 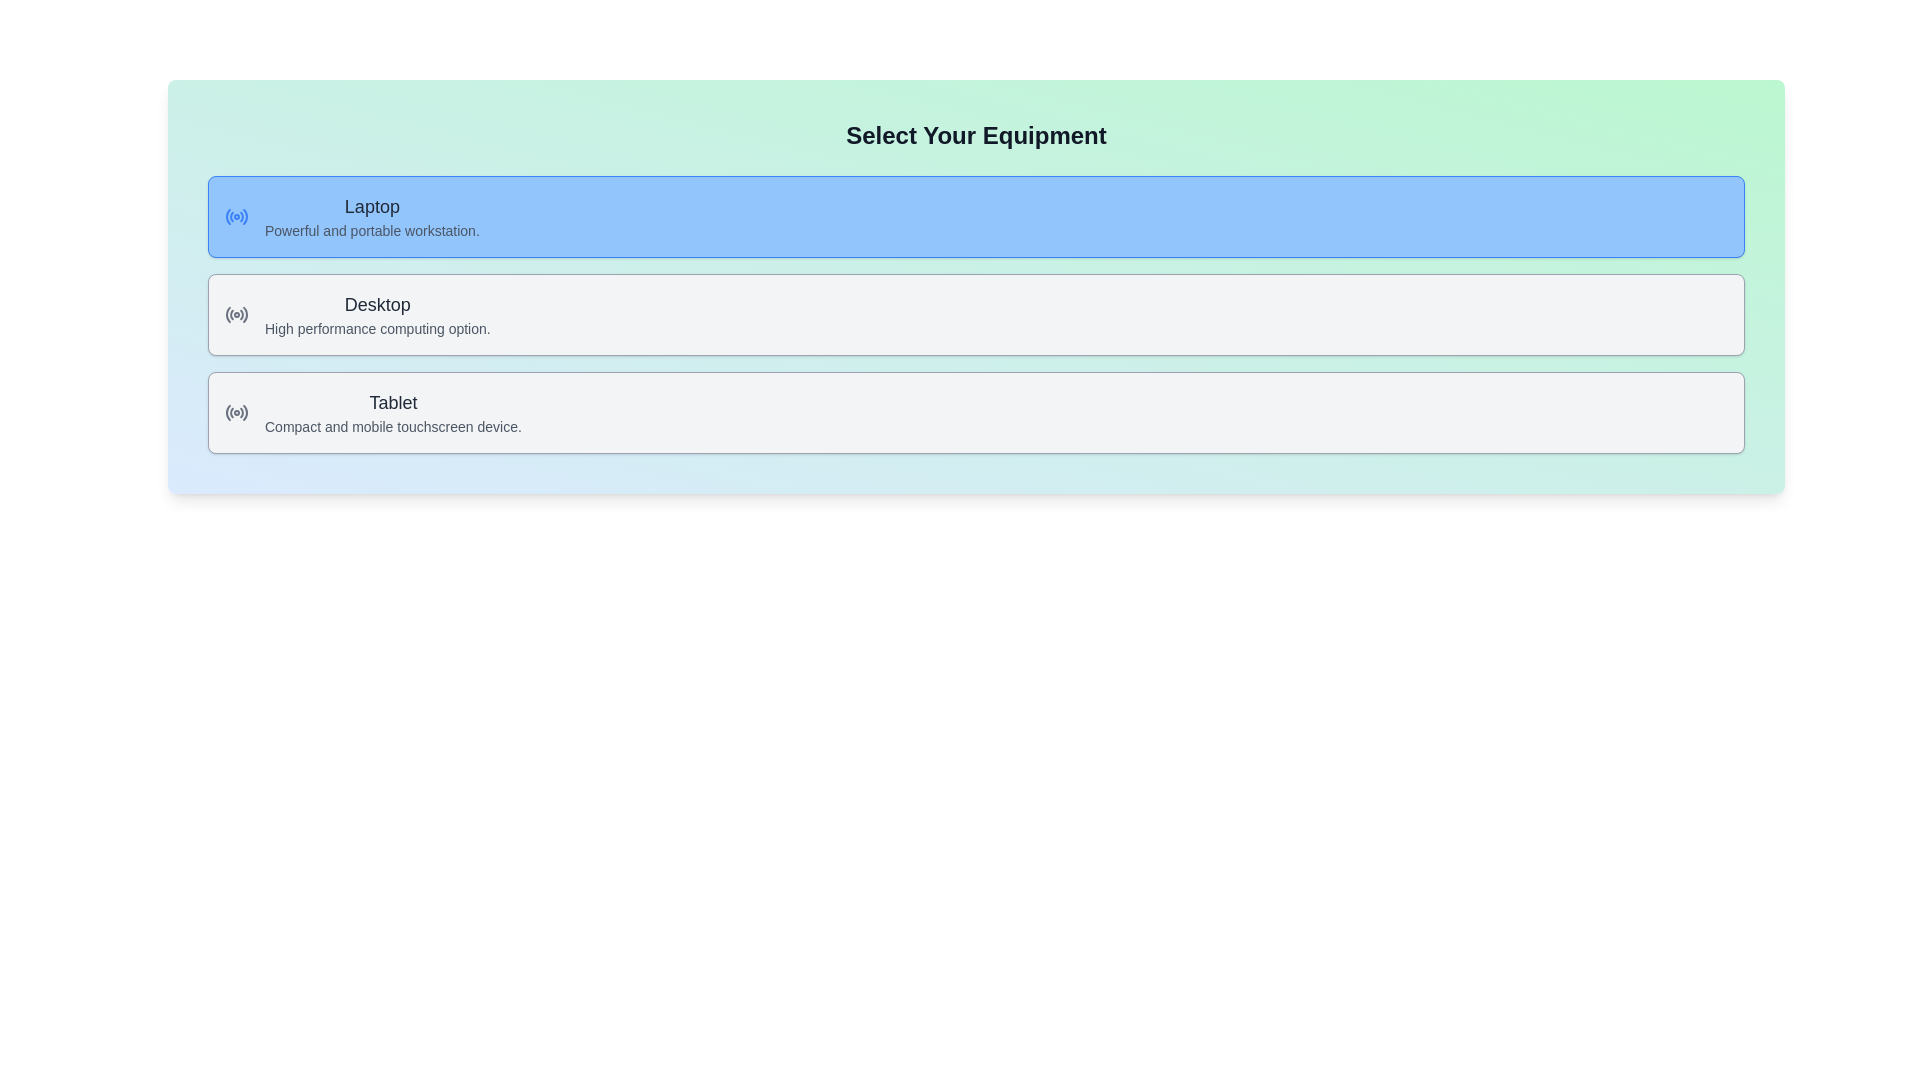 I want to click on the innermost rightmost arc of the radio signal icon, which is located to the left of the 'Laptop' option, so click(x=244, y=216).